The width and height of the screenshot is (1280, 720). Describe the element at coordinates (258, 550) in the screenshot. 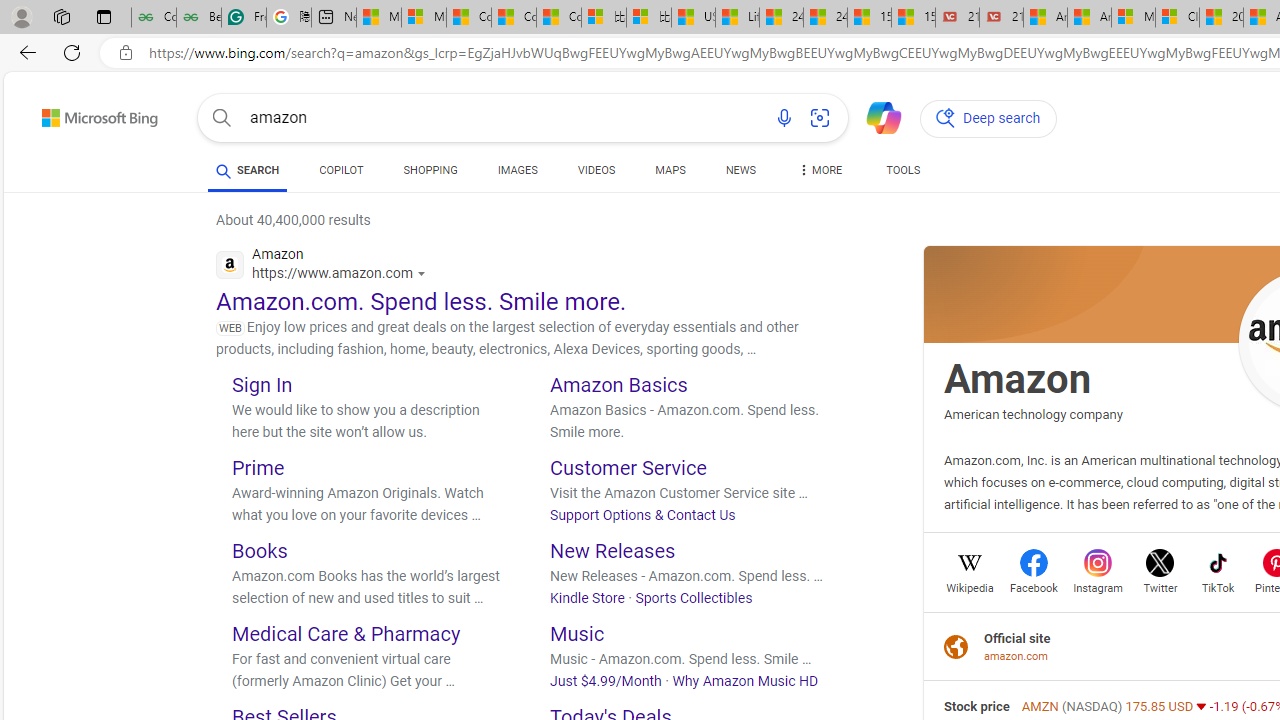

I see `'Books'` at that location.